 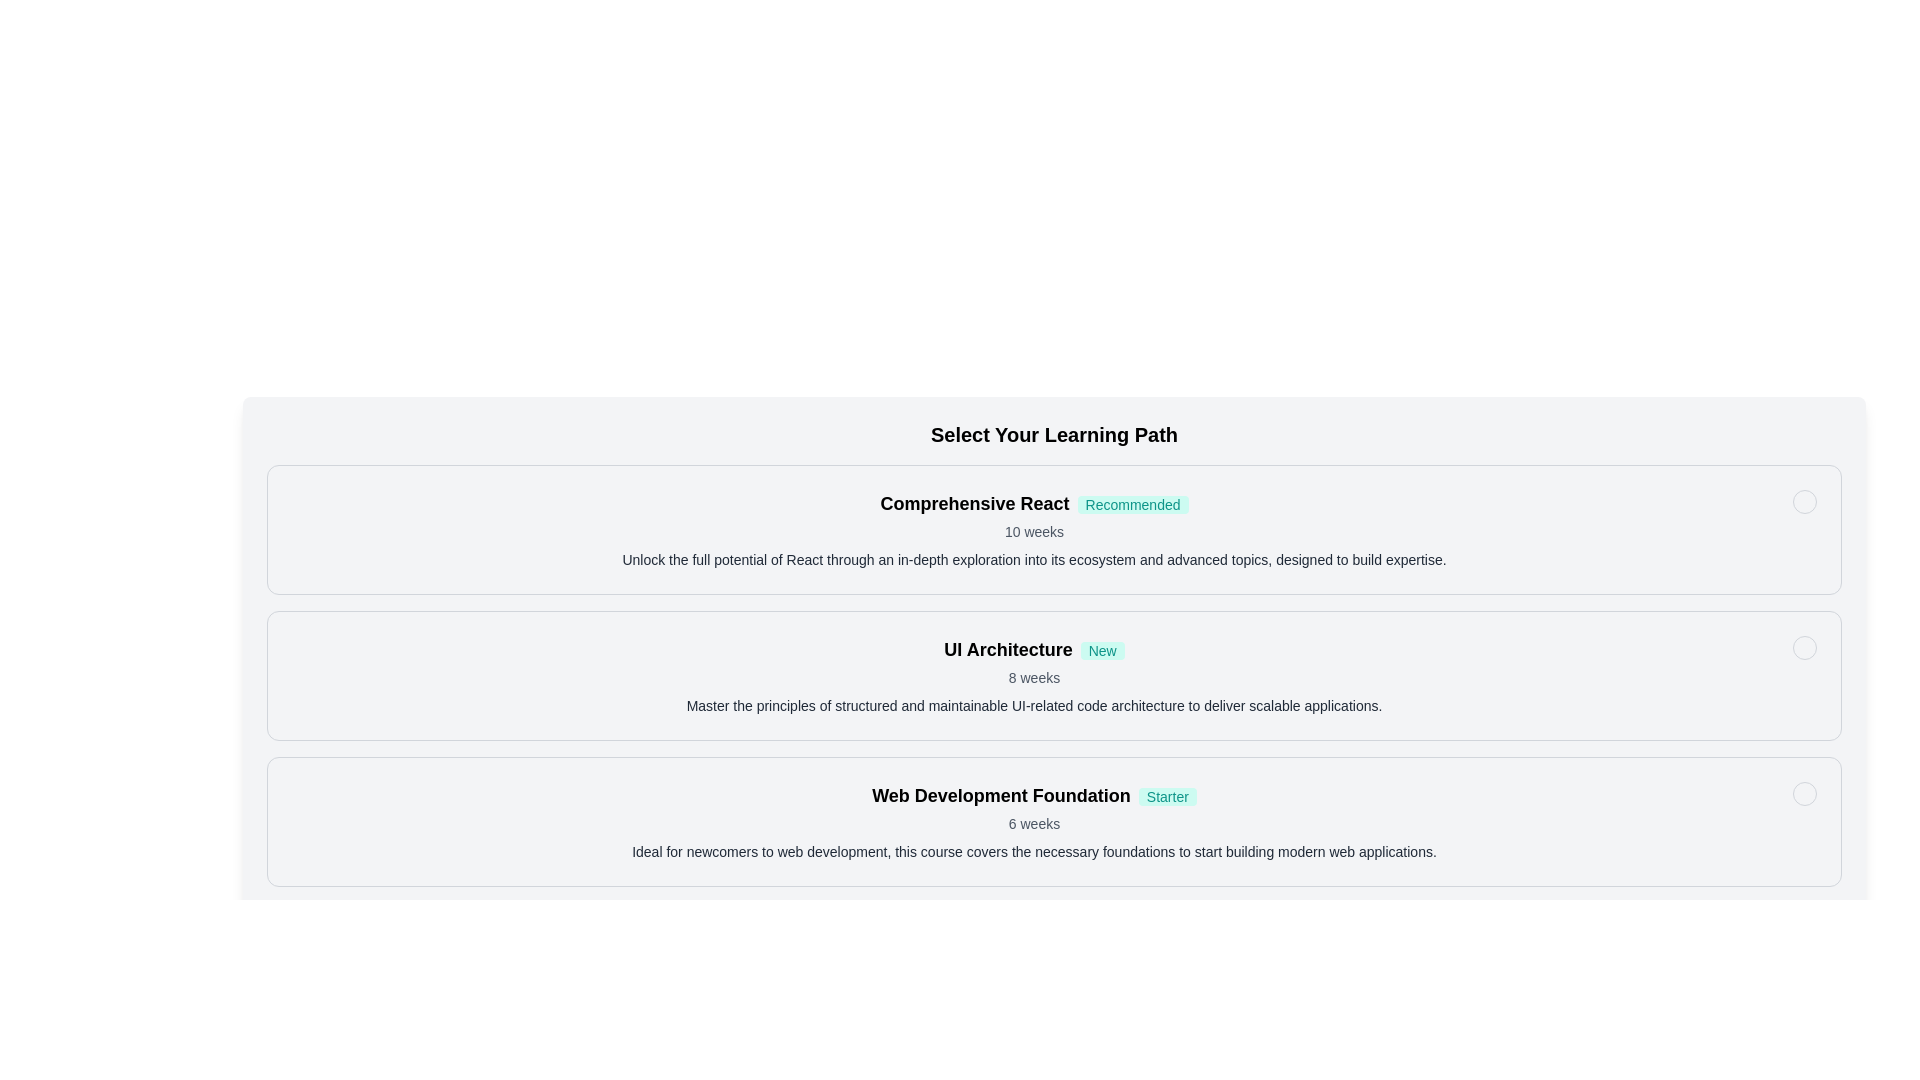 What do you see at coordinates (1034, 821) in the screenshot?
I see `the descriptive informational card located at the bottommost section of the course selection page` at bounding box center [1034, 821].